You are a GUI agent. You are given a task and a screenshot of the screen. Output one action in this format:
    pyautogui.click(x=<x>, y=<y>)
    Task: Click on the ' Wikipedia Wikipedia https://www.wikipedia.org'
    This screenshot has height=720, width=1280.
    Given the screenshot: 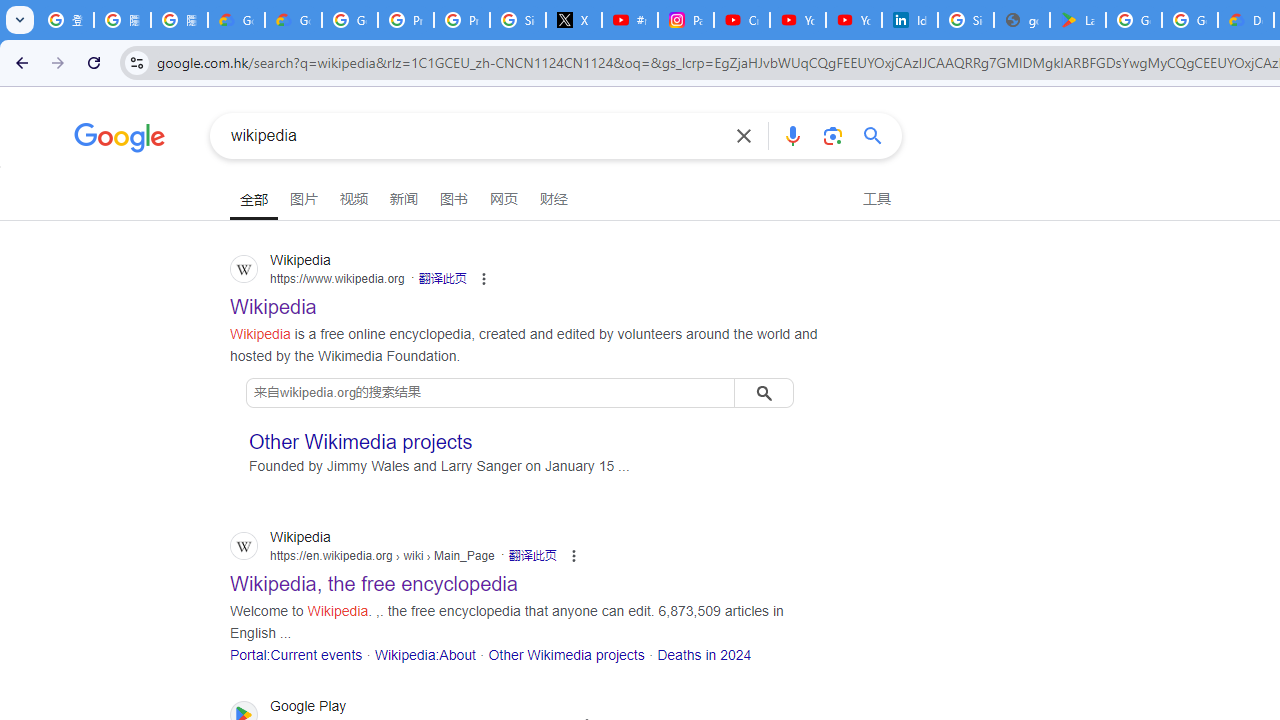 What is the action you would take?
    pyautogui.click(x=272, y=301)
    